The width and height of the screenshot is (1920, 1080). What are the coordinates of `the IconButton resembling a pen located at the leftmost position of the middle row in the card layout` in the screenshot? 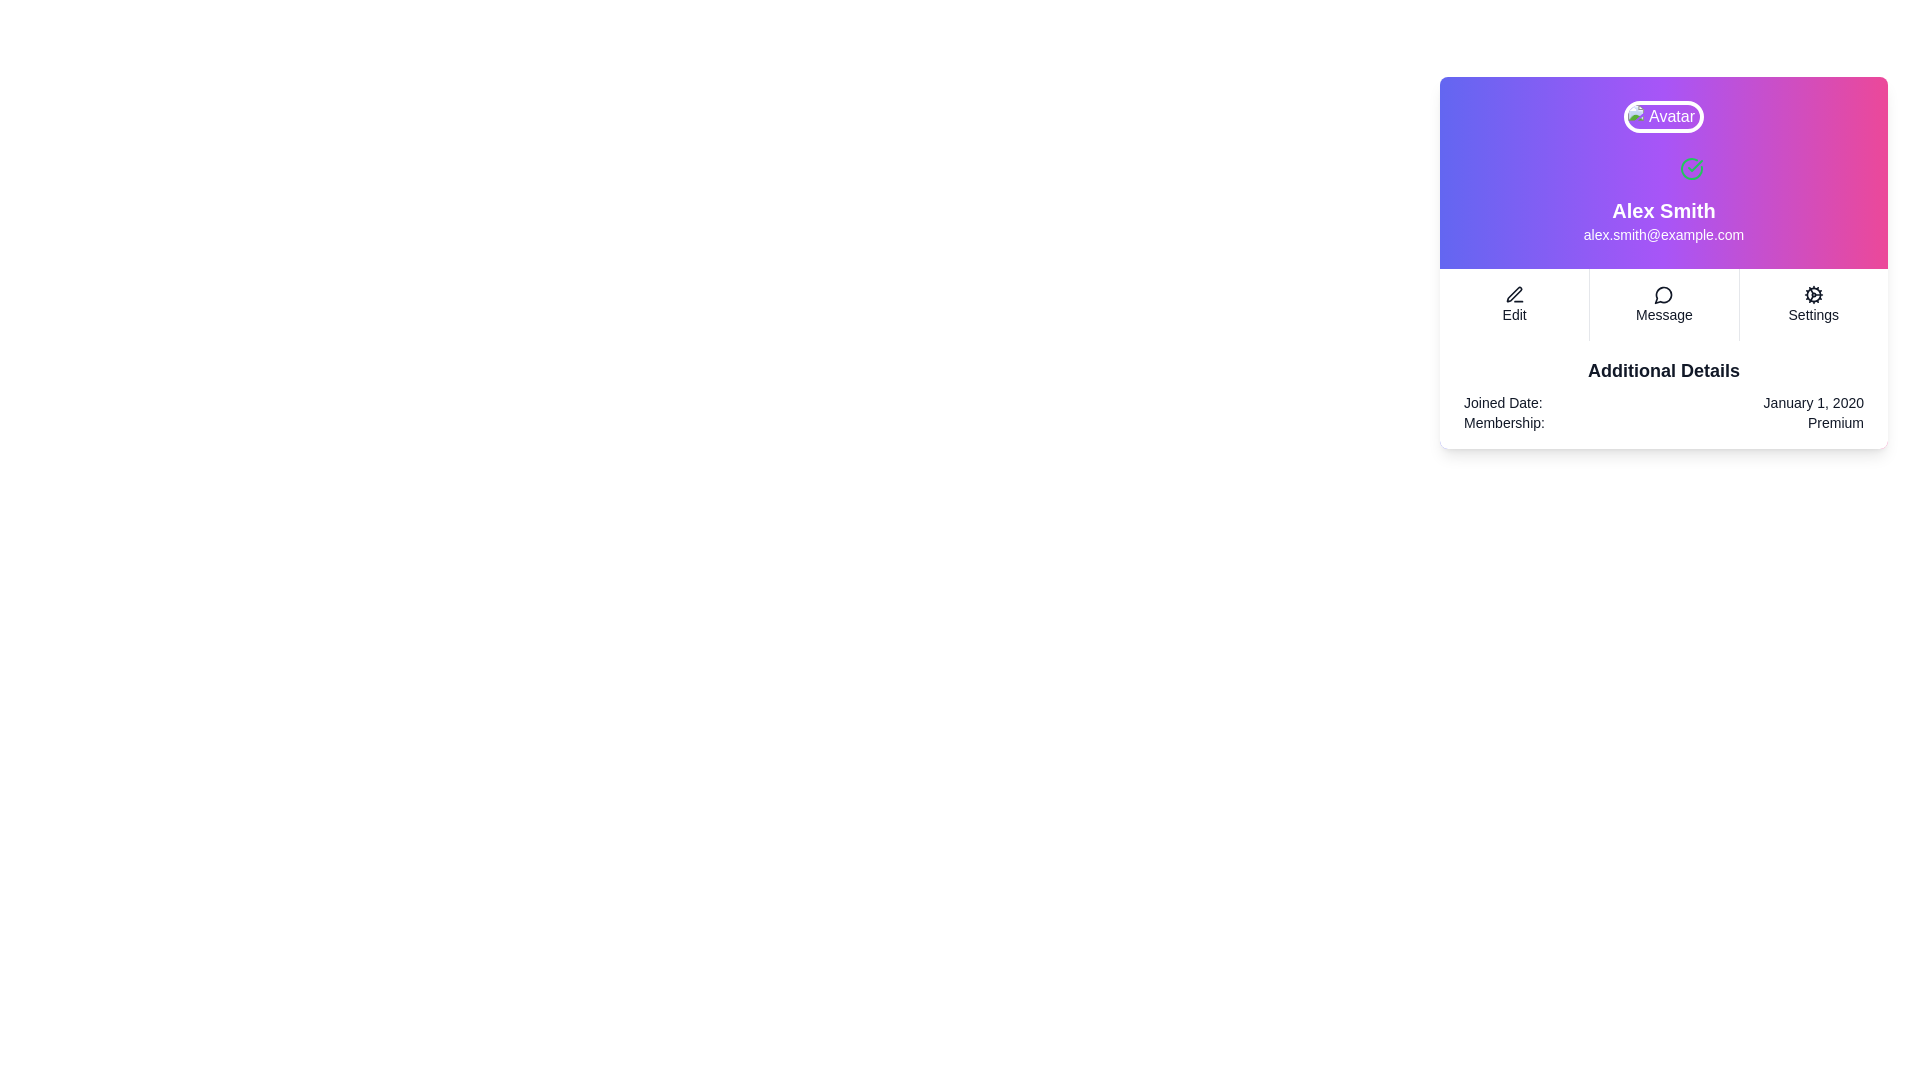 It's located at (1514, 294).